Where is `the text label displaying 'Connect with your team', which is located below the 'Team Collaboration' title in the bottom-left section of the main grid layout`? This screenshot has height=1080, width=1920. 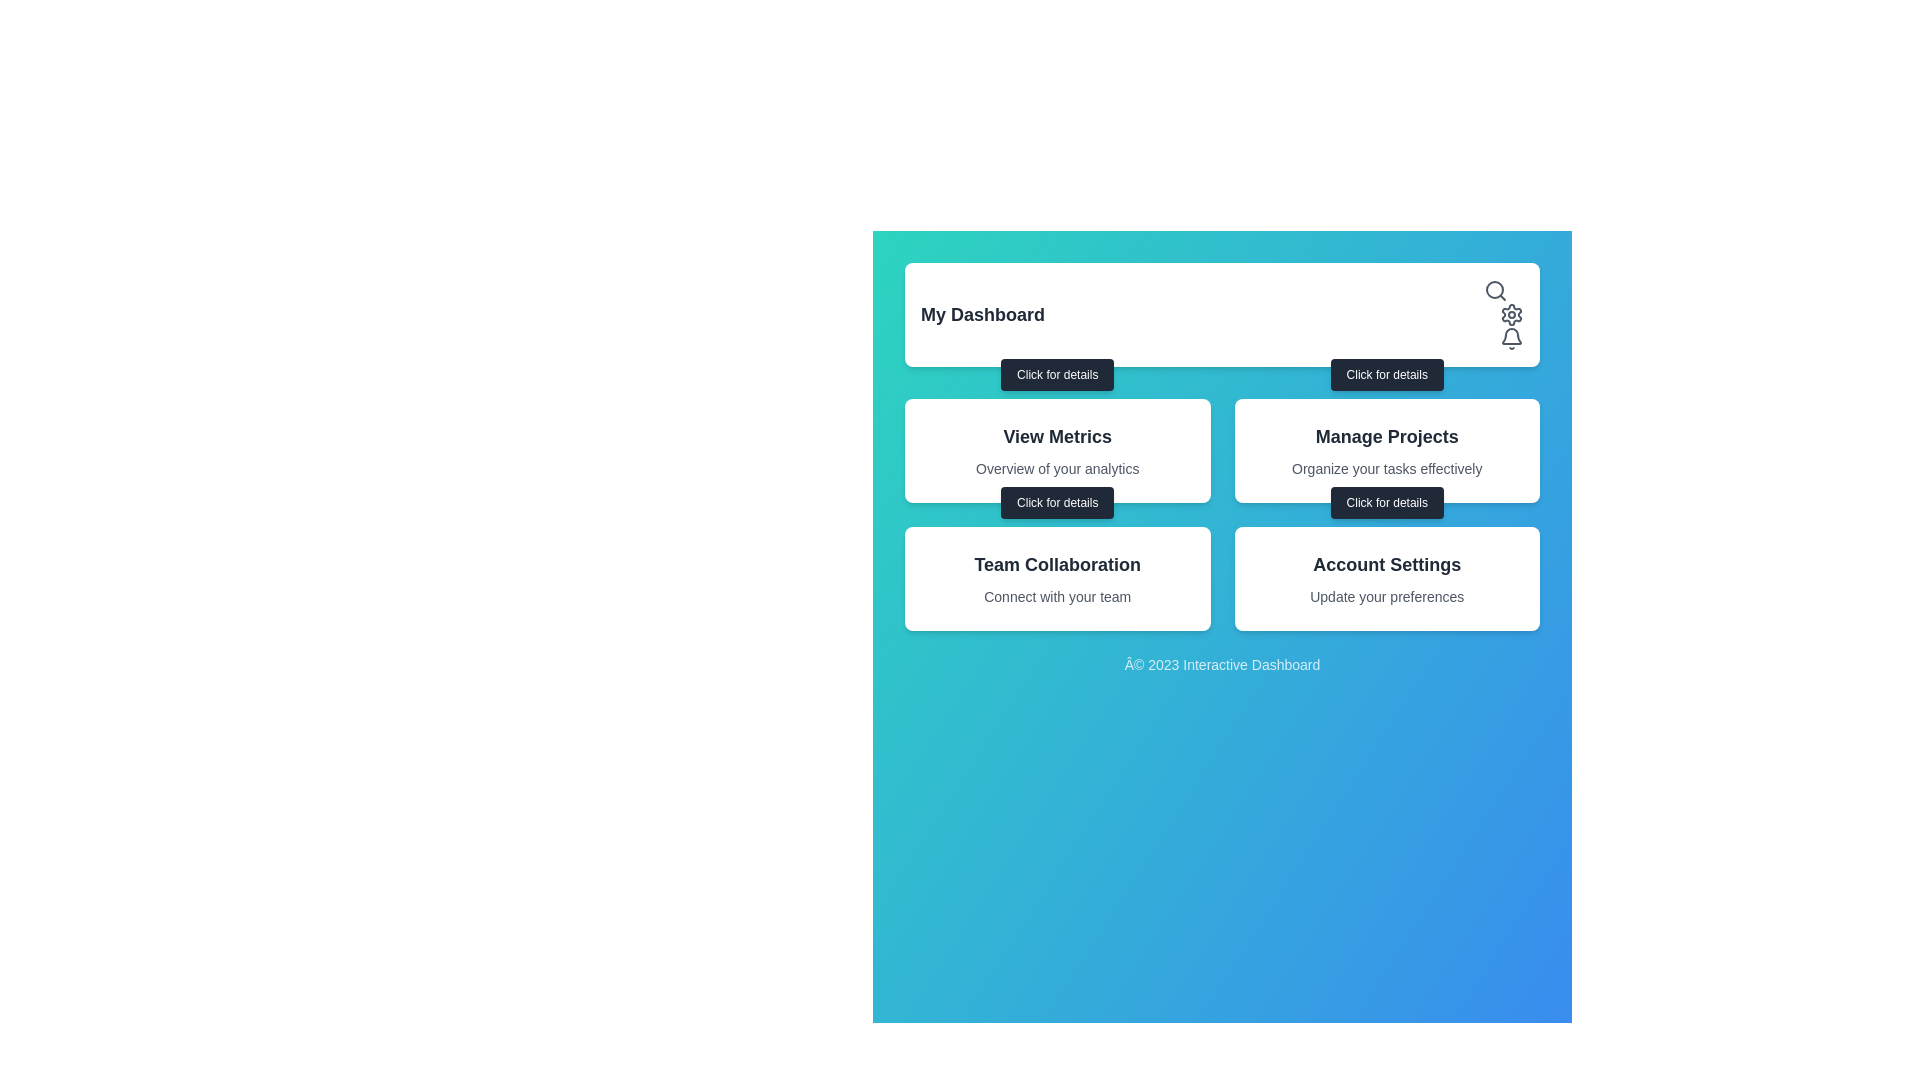 the text label displaying 'Connect with your team', which is located below the 'Team Collaboration' title in the bottom-left section of the main grid layout is located at coordinates (1056, 596).